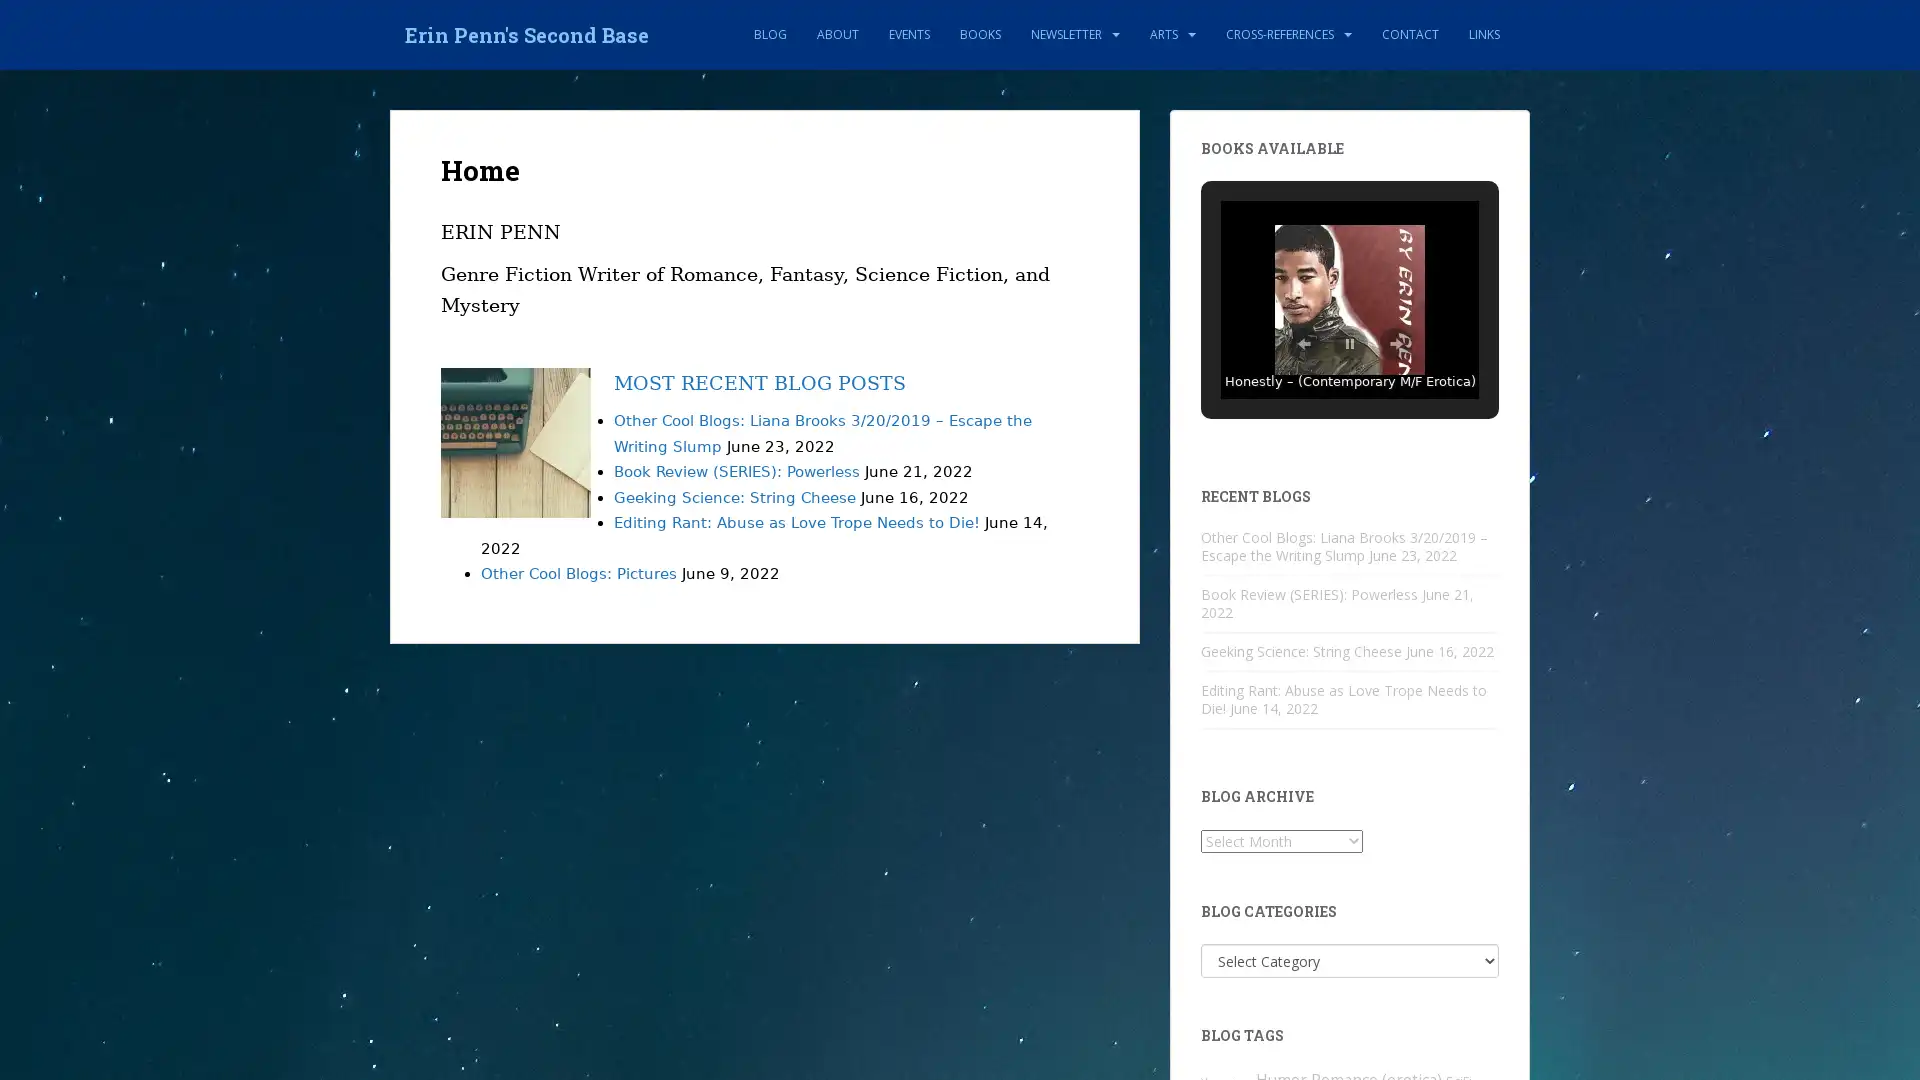  What do you see at coordinates (1304, 342) in the screenshot?
I see `Previous Slide` at bounding box center [1304, 342].